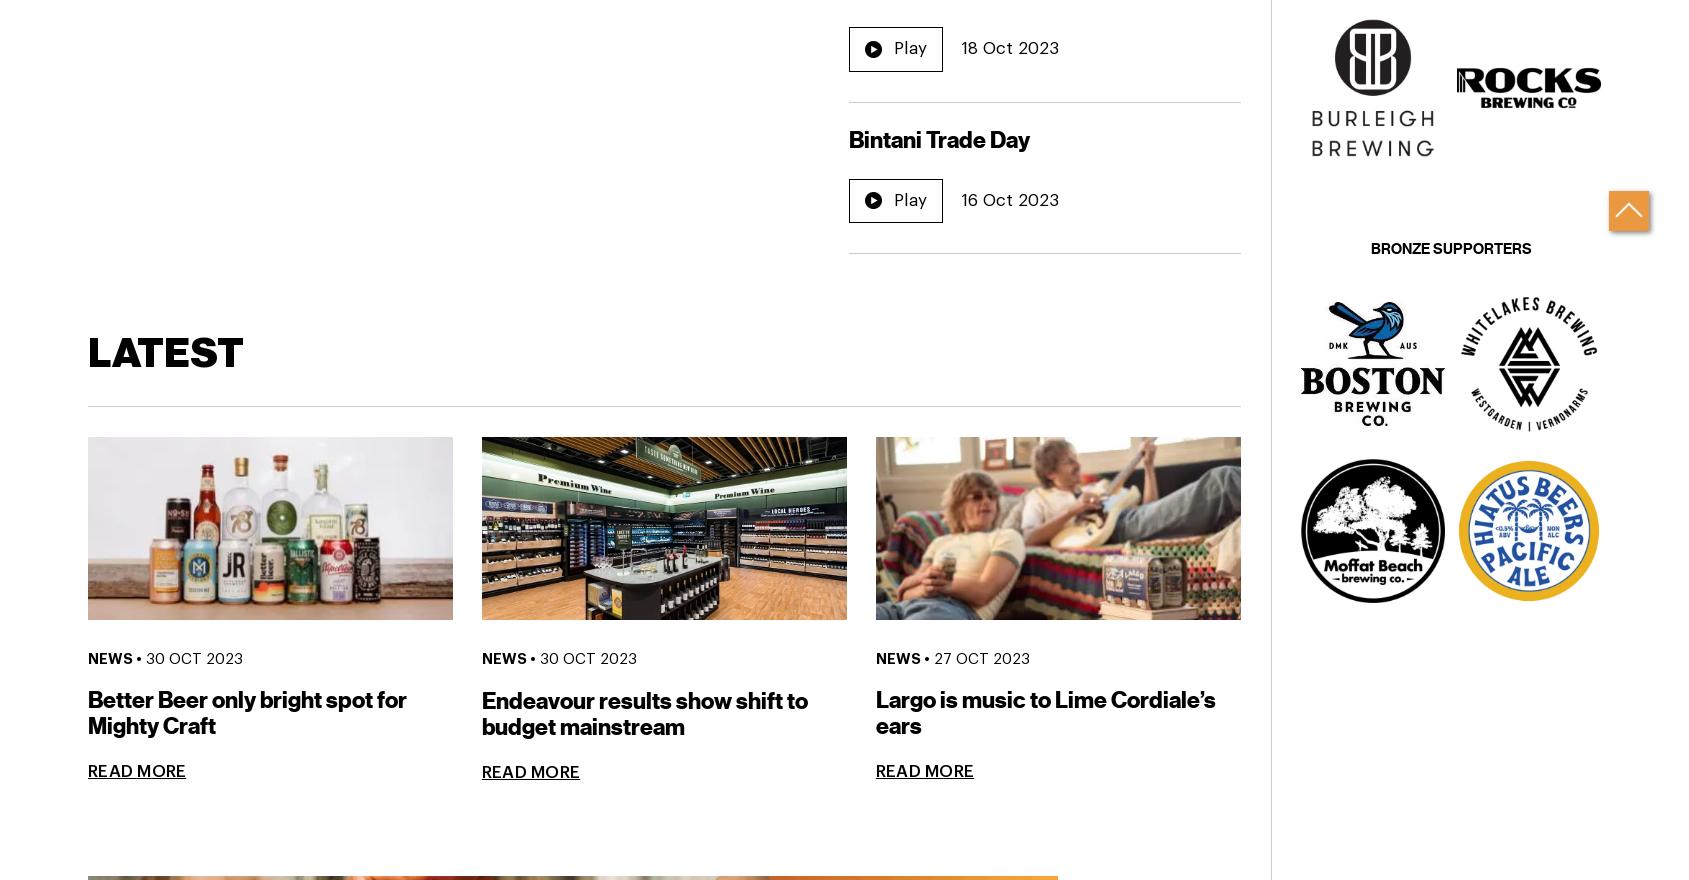 Image resolution: width=1689 pixels, height=880 pixels. Describe the element at coordinates (938, 140) in the screenshot. I see `'Bintani Trade Day'` at that location.